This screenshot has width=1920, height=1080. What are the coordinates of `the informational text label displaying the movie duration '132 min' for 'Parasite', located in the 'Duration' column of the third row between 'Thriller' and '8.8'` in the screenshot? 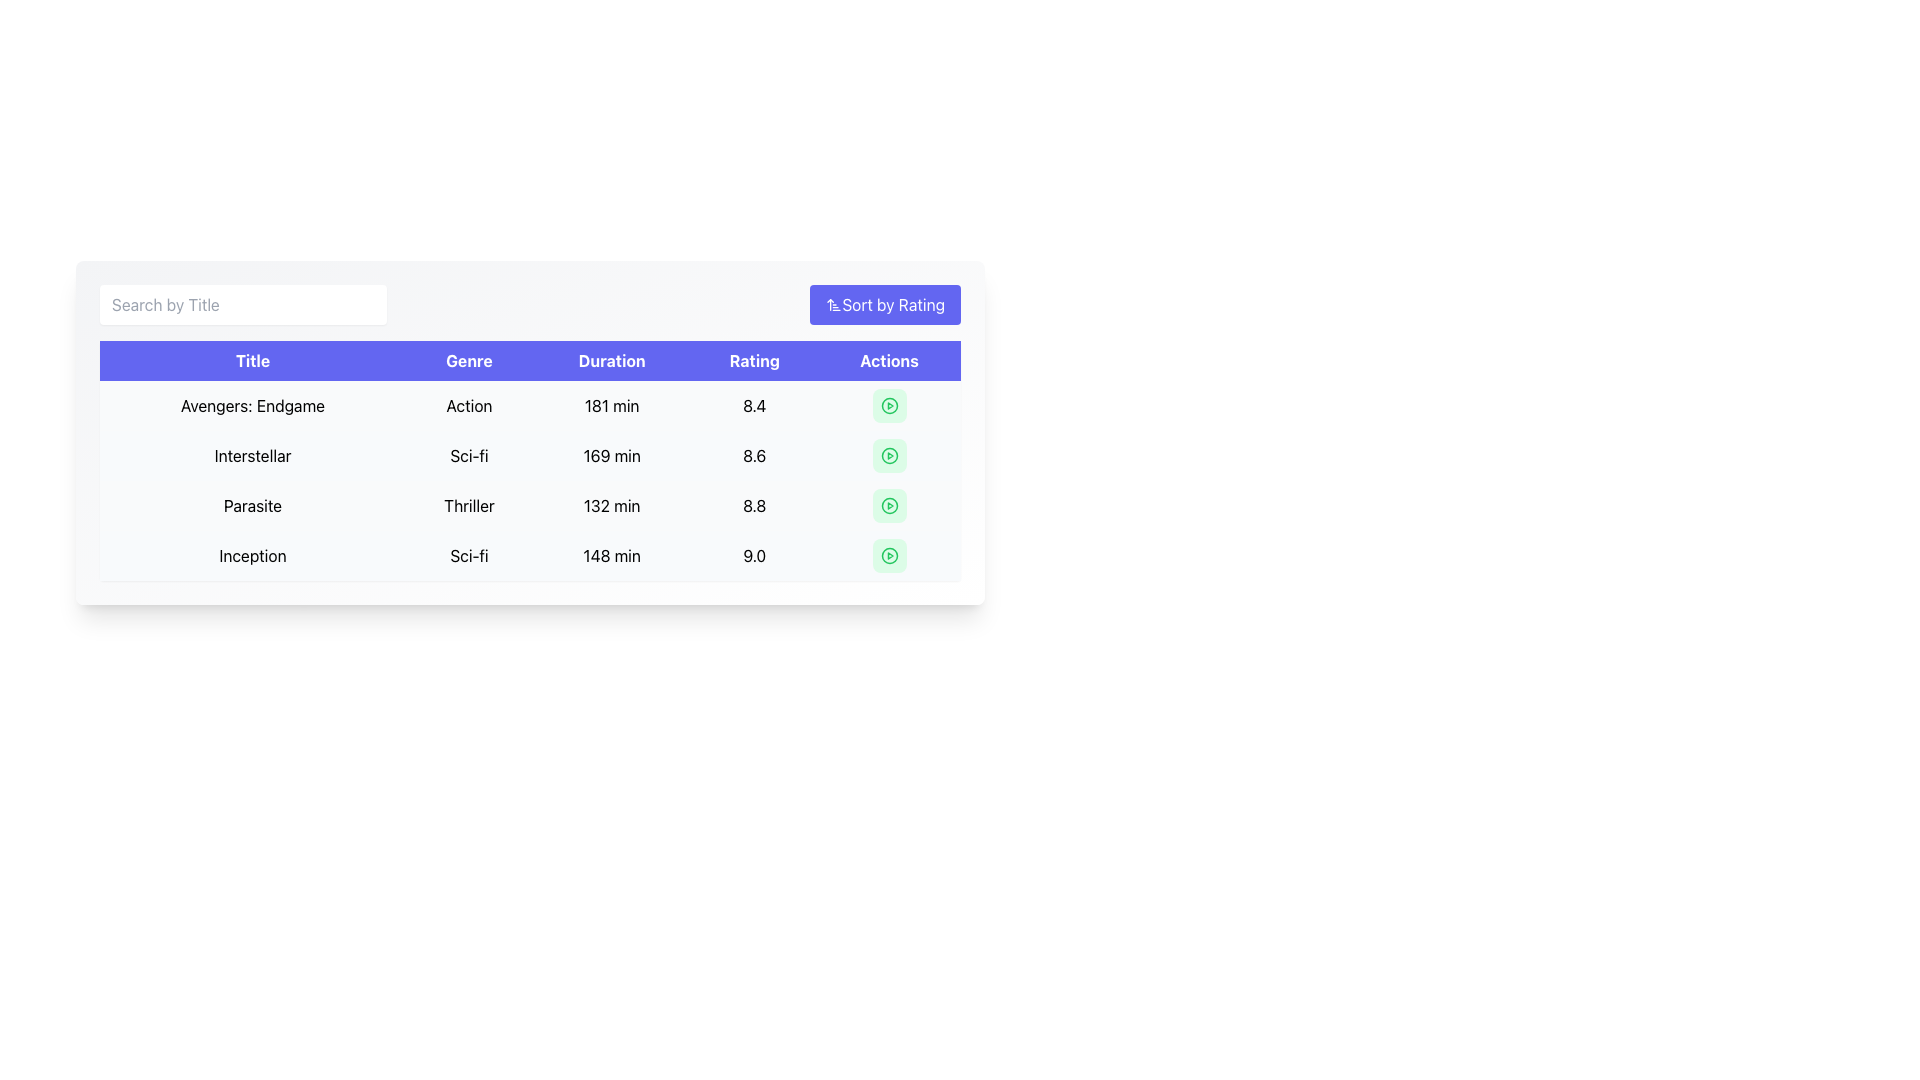 It's located at (611, 504).